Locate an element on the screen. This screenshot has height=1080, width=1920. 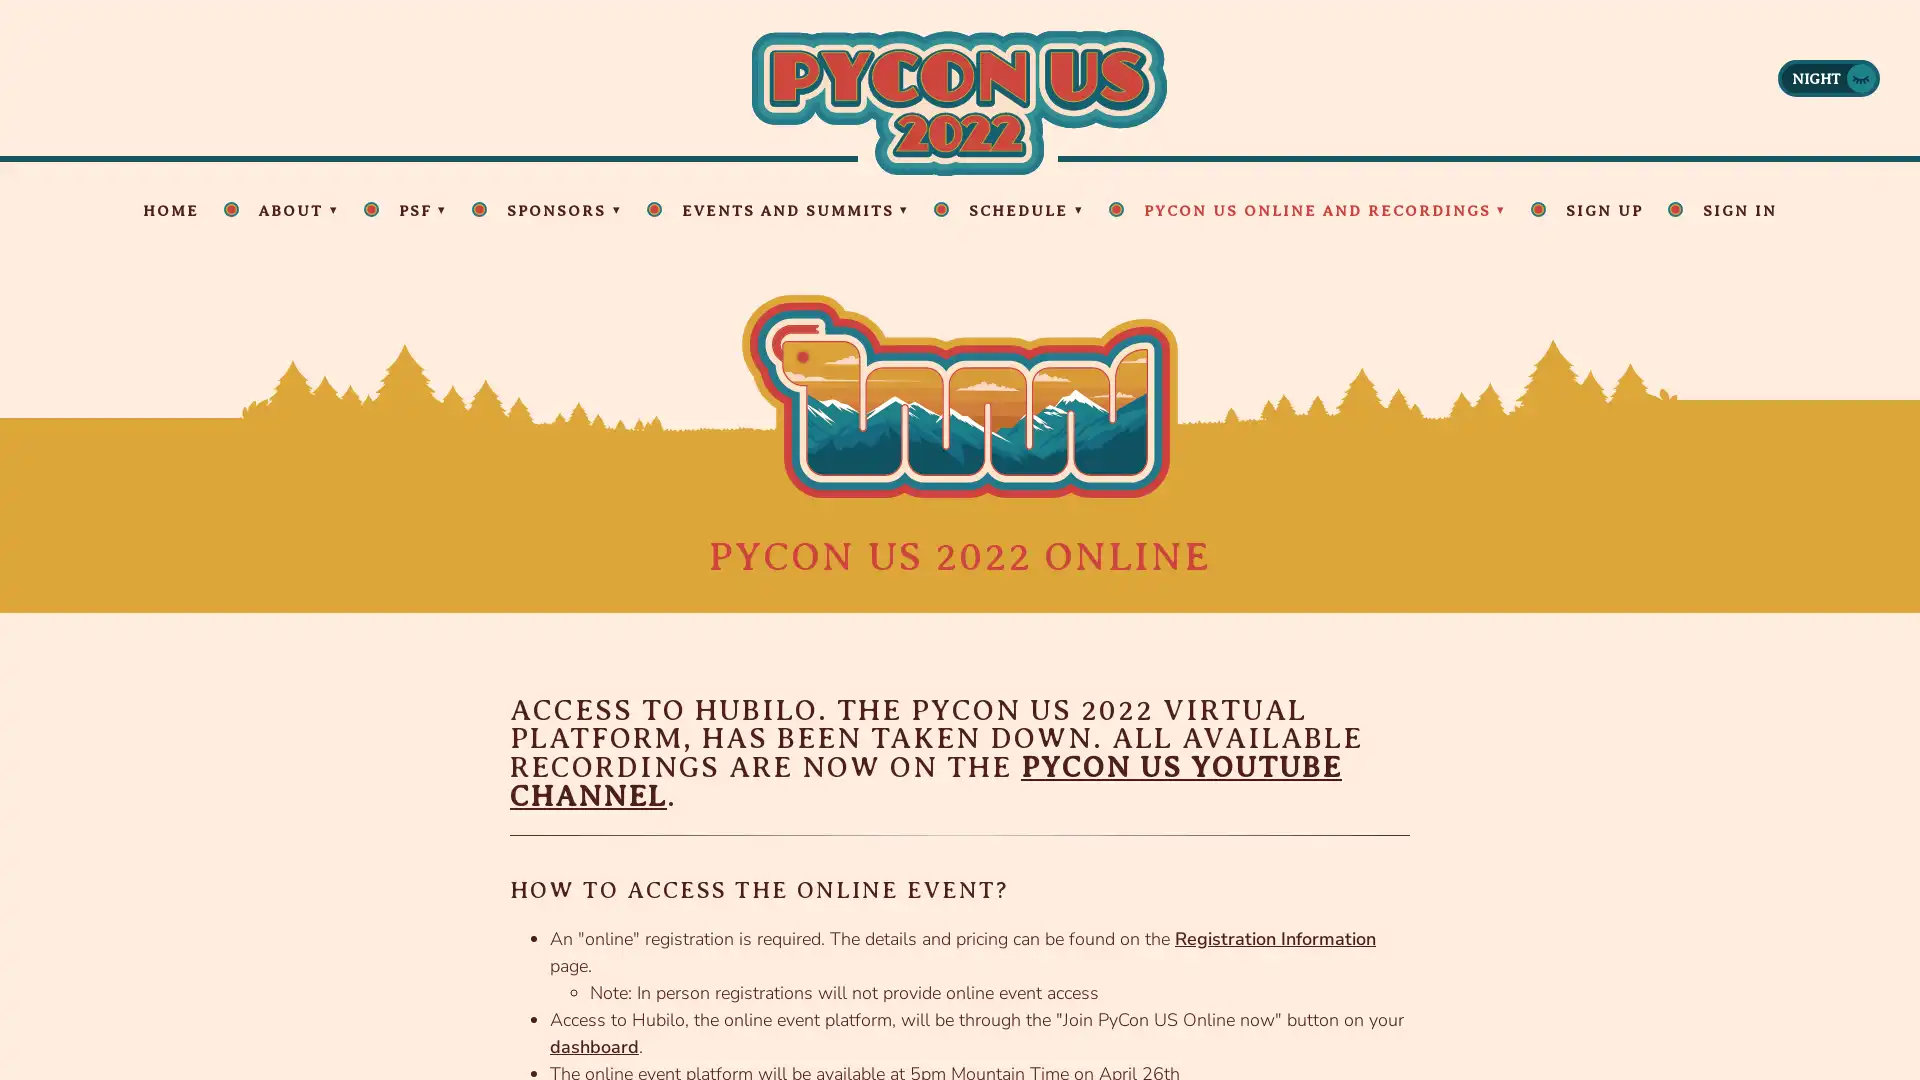
NIGHT is located at coordinates (1828, 76).